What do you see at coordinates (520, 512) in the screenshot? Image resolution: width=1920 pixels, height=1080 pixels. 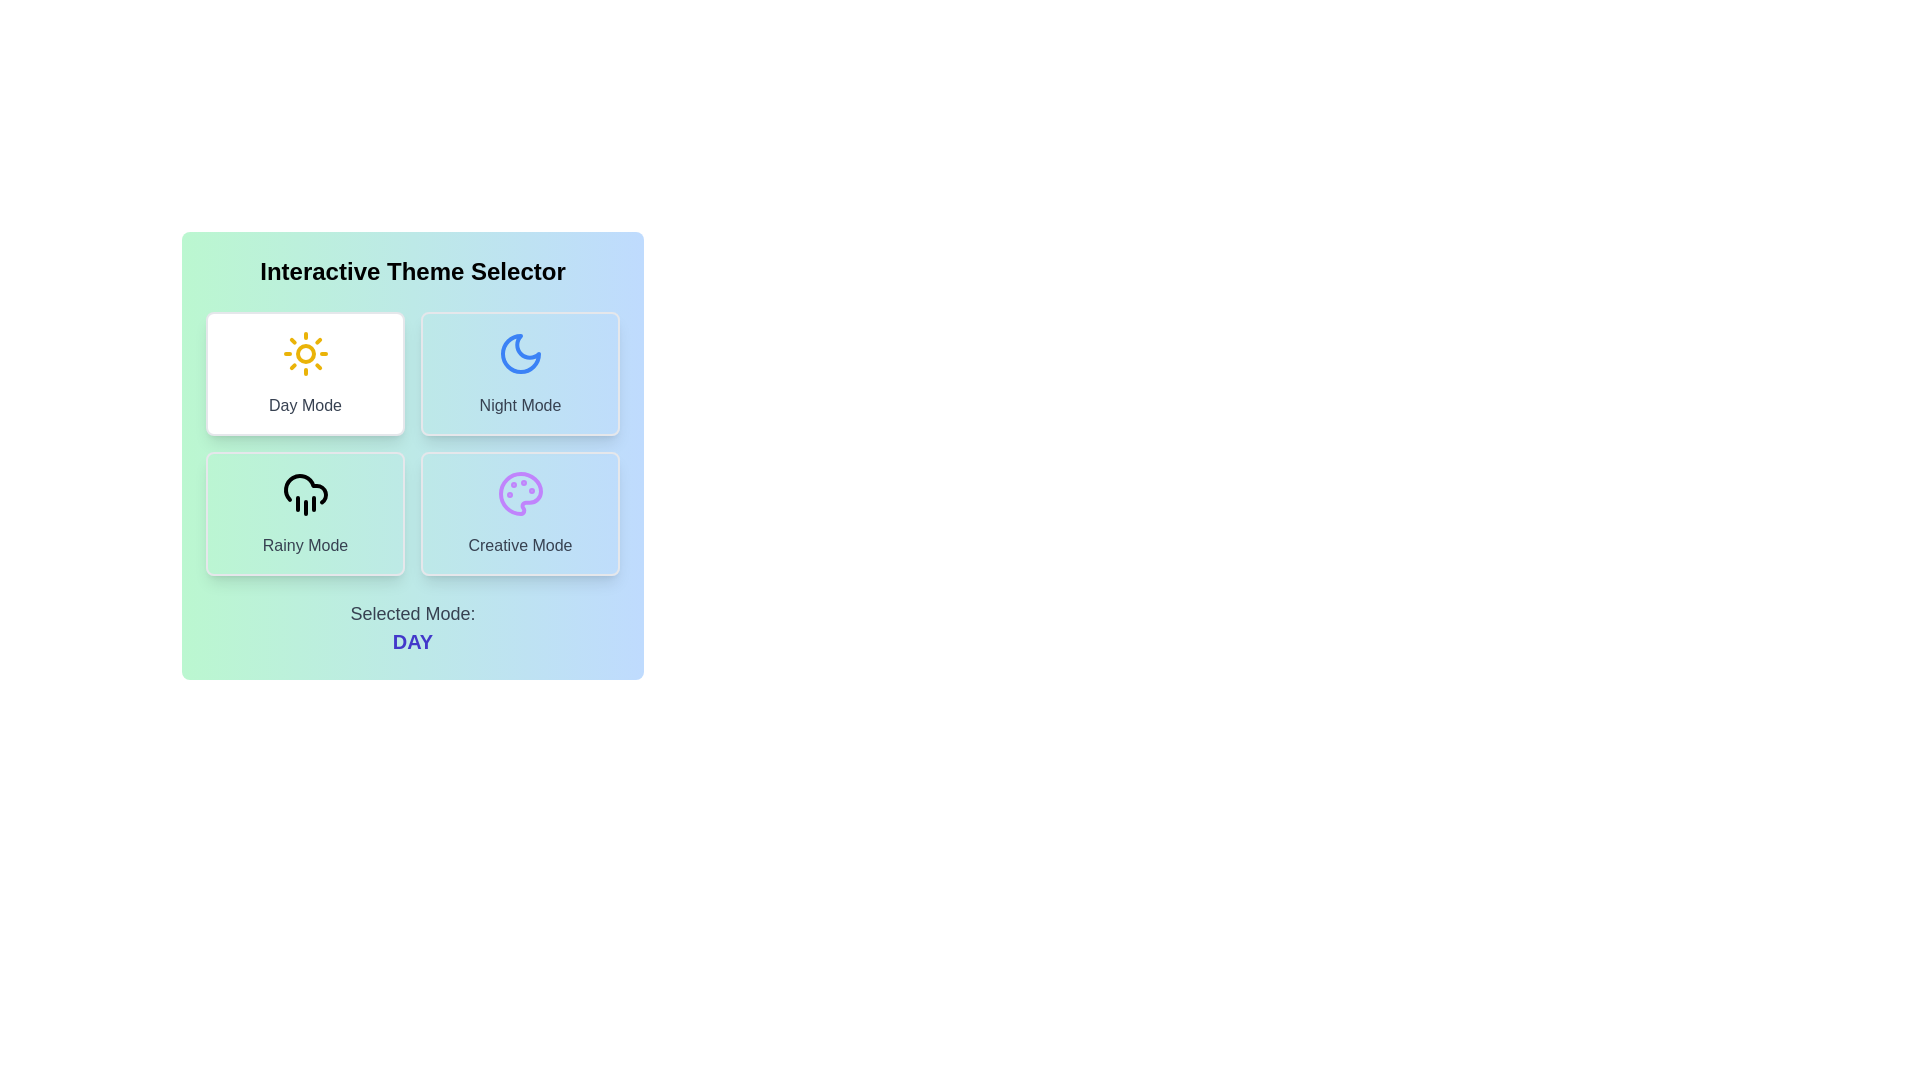 I see `the Creative Mode button to observe its hover effect` at bounding box center [520, 512].